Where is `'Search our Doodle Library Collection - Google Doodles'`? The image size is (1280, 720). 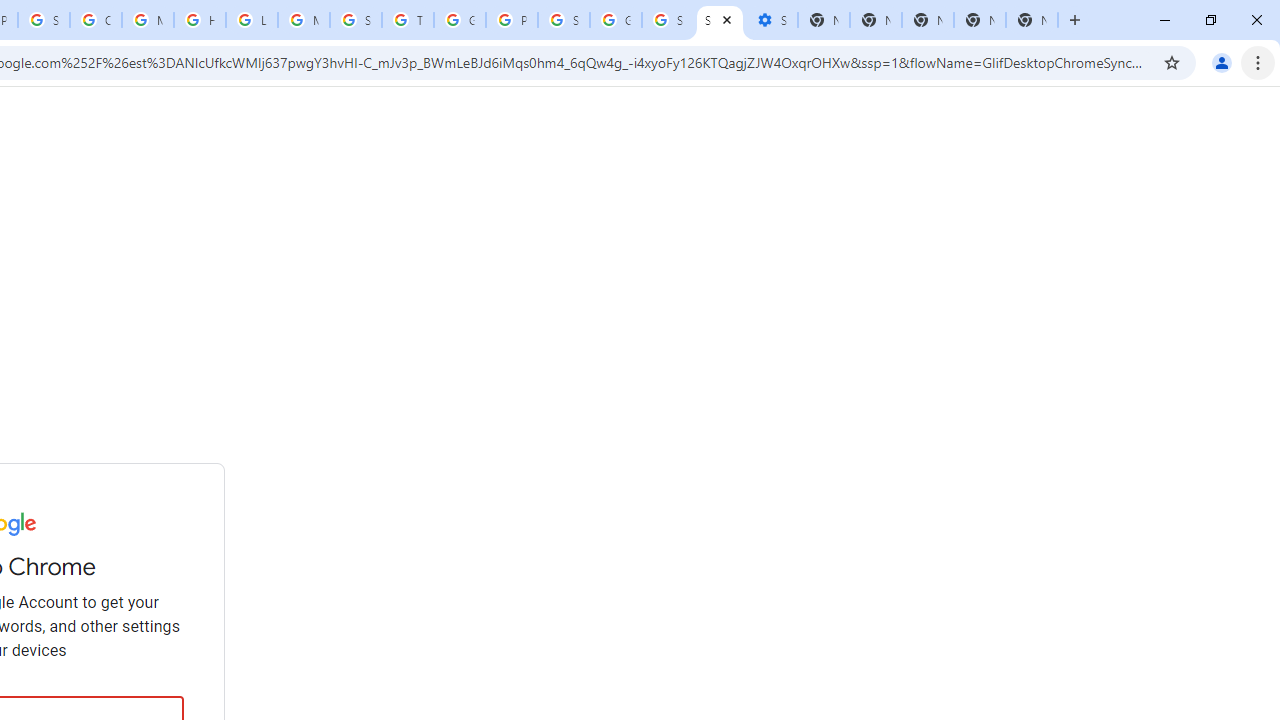
'Search our Doodle Library Collection - Google Doodles' is located at coordinates (355, 20).